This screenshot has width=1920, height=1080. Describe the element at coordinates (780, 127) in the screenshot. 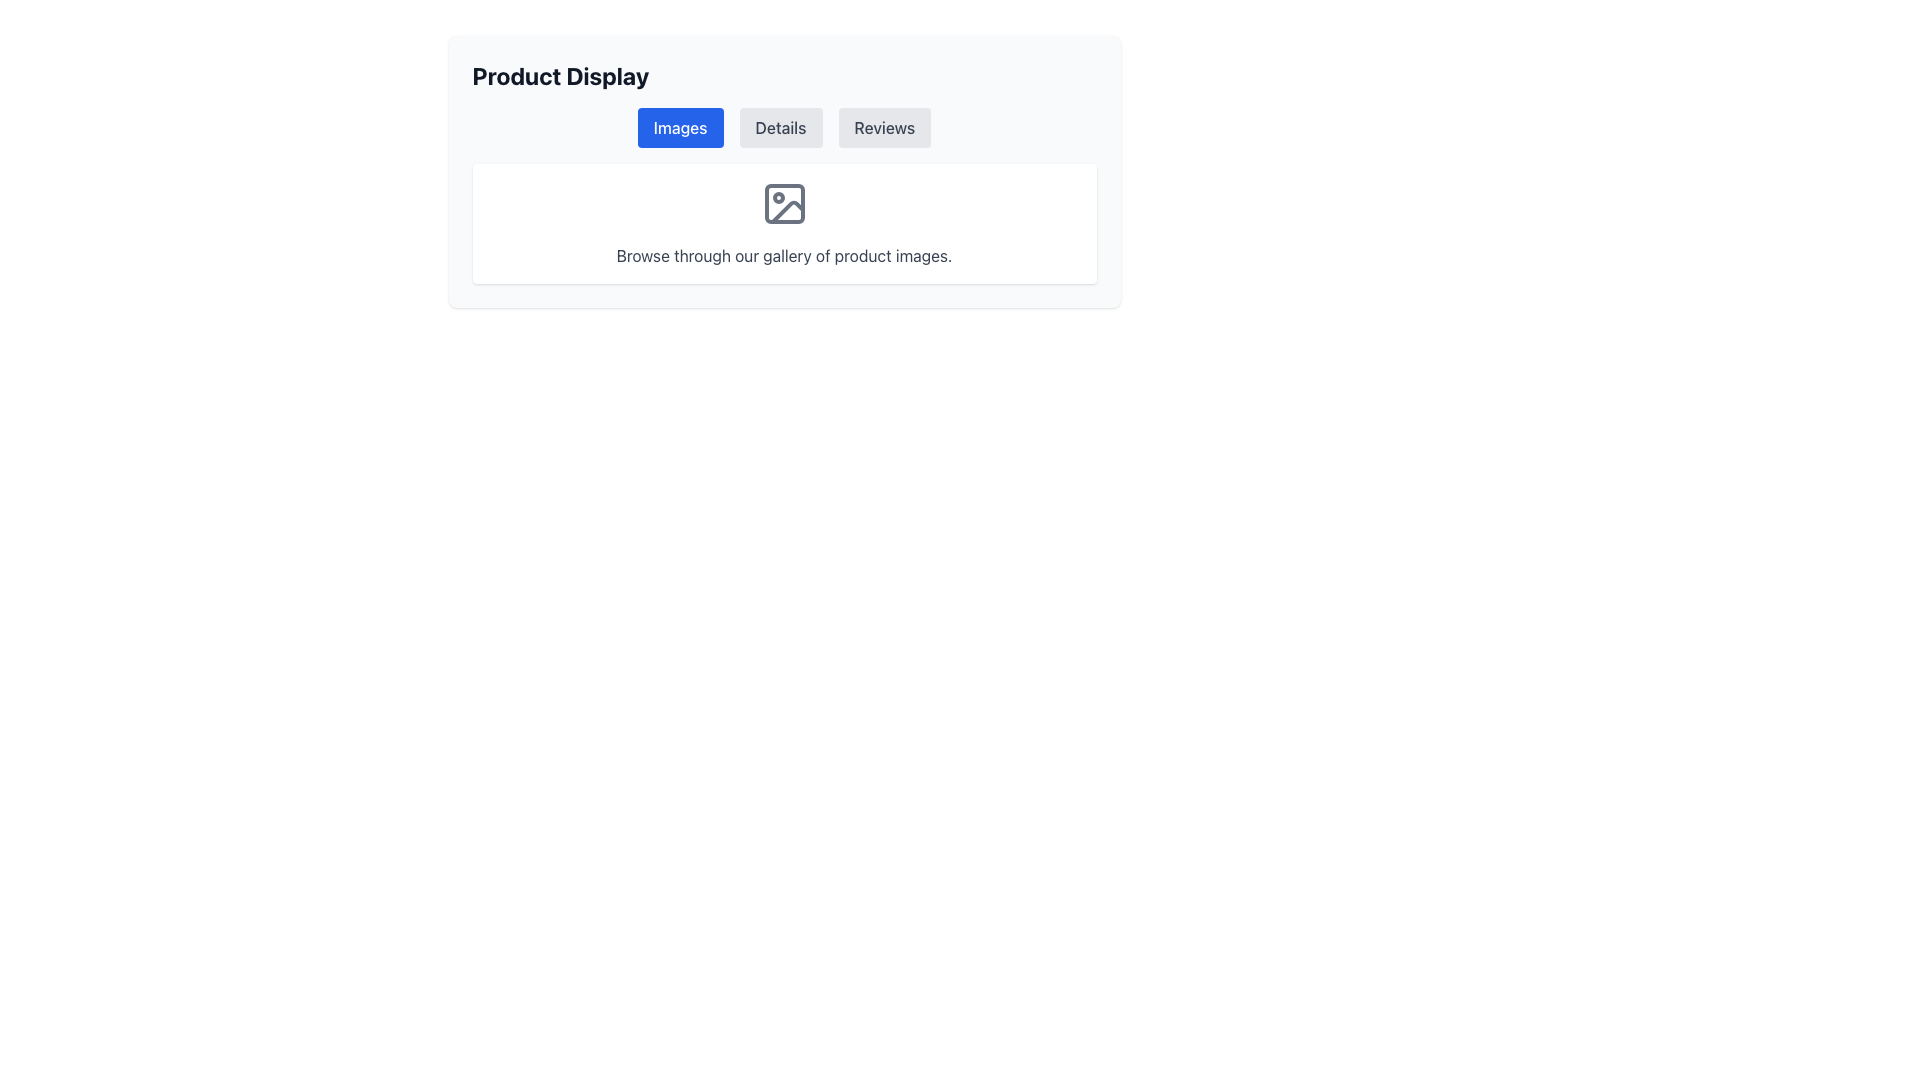

I see `the 'Details' button, which is a rectangular button with medium gray text on a light gray background, located centrally in the upper interface section between the 'Images' and 'Reviews' buttons` at that location.